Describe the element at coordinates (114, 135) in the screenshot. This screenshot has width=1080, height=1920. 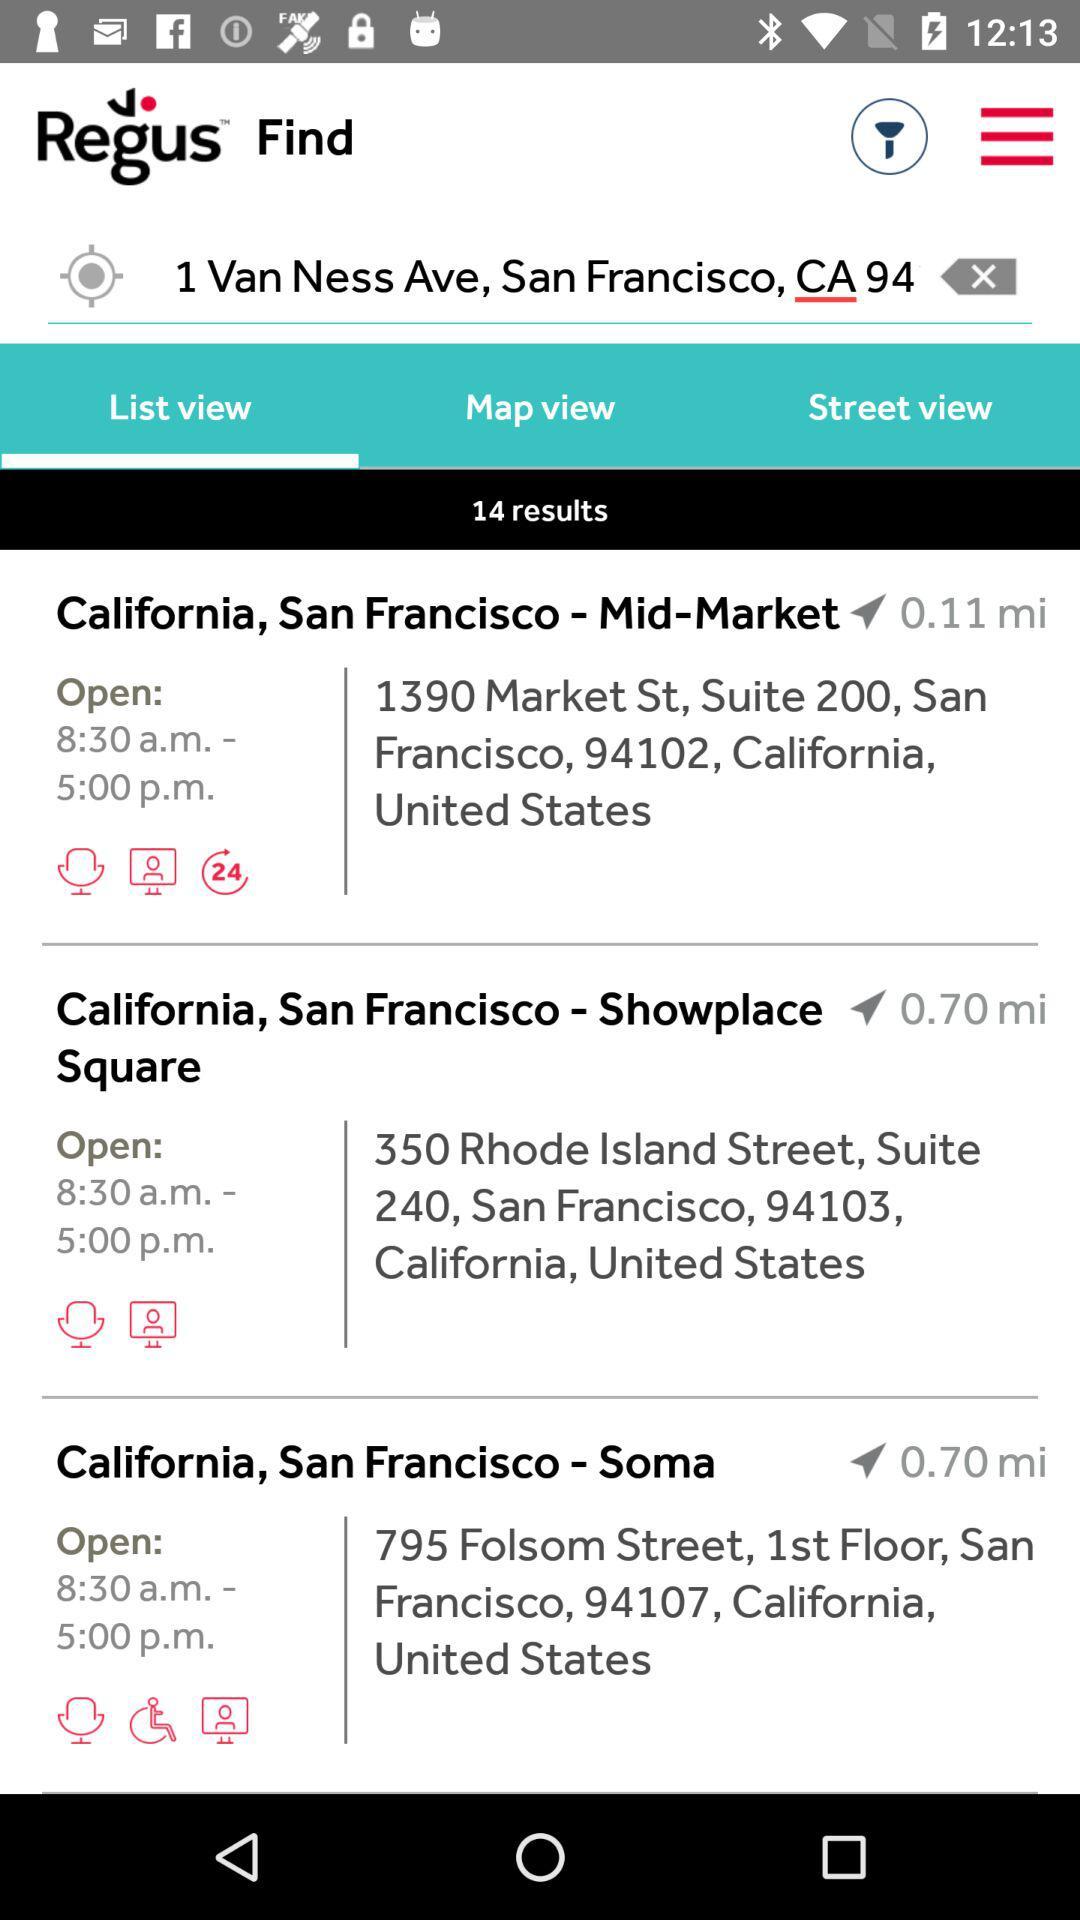
I see `return to home page` at that location.